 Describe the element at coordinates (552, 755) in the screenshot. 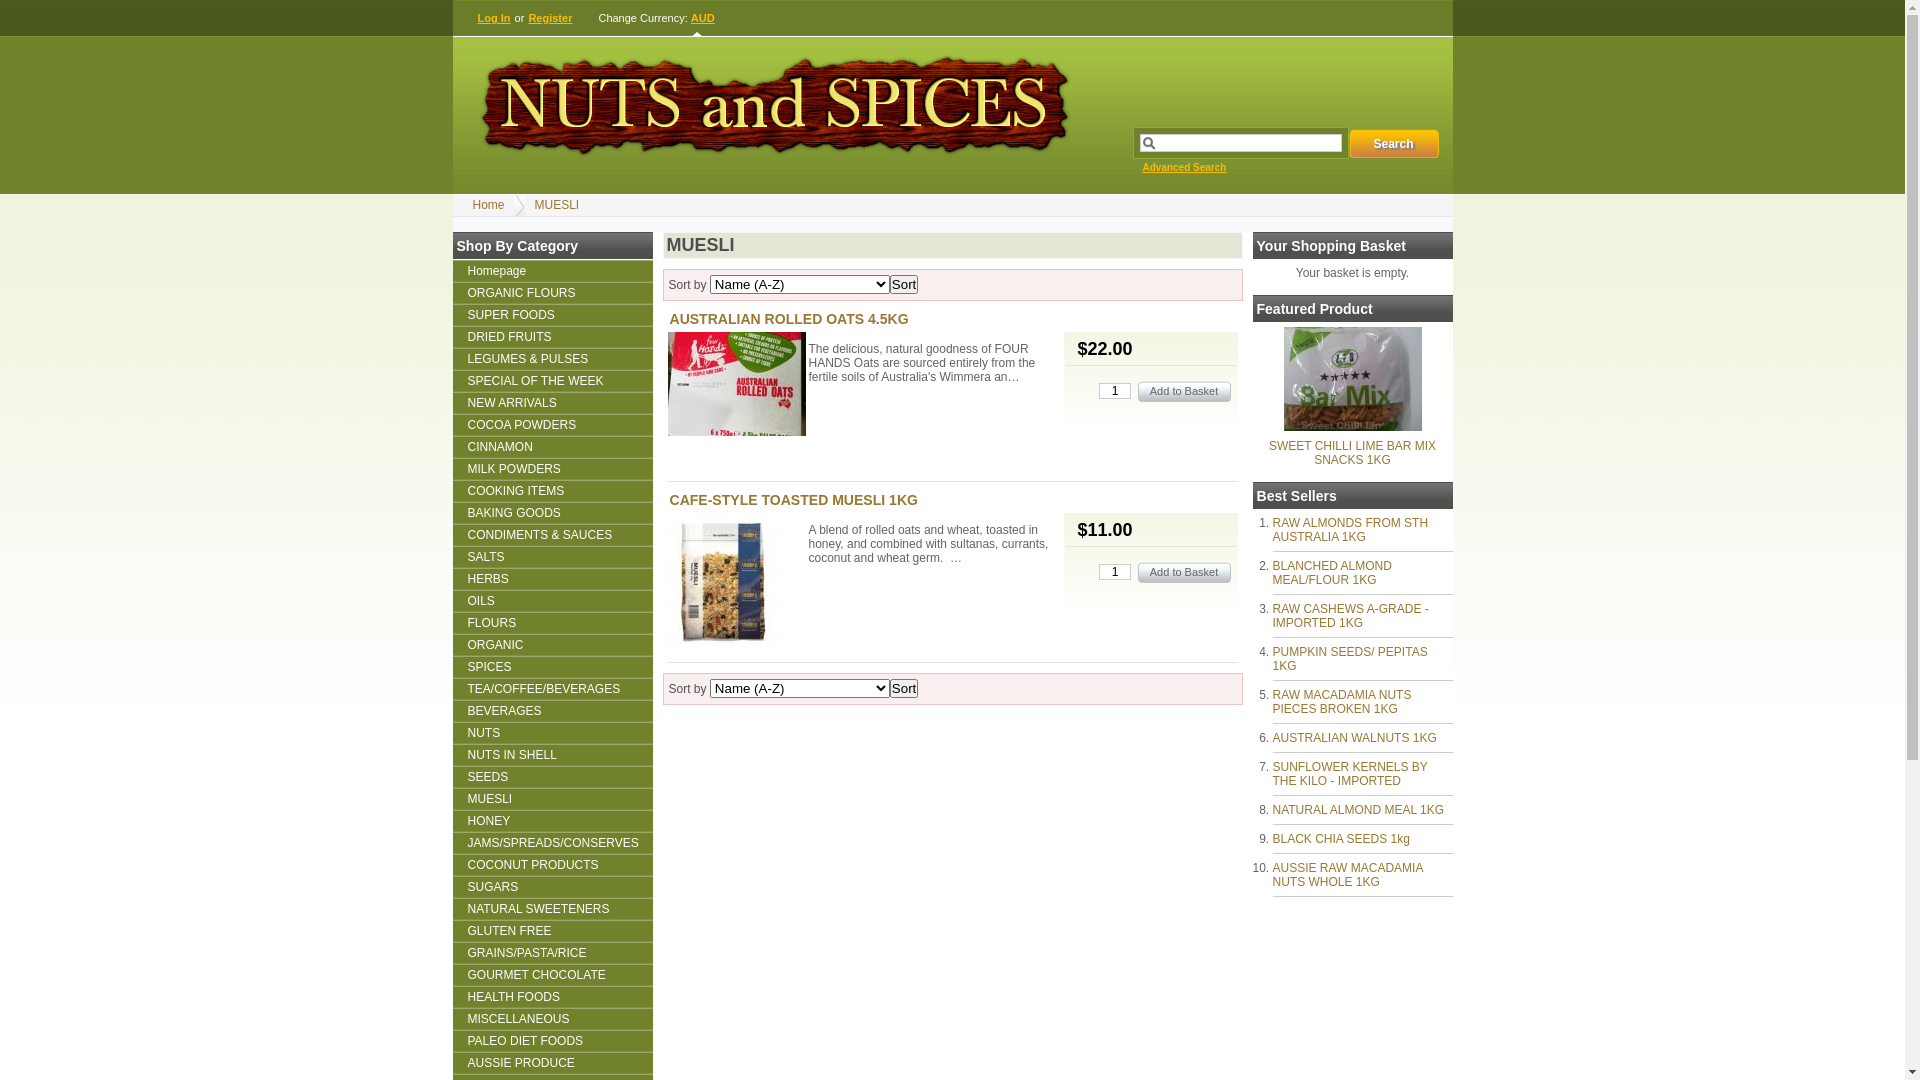

I see `'NUTS IN SHELL'` at that location.